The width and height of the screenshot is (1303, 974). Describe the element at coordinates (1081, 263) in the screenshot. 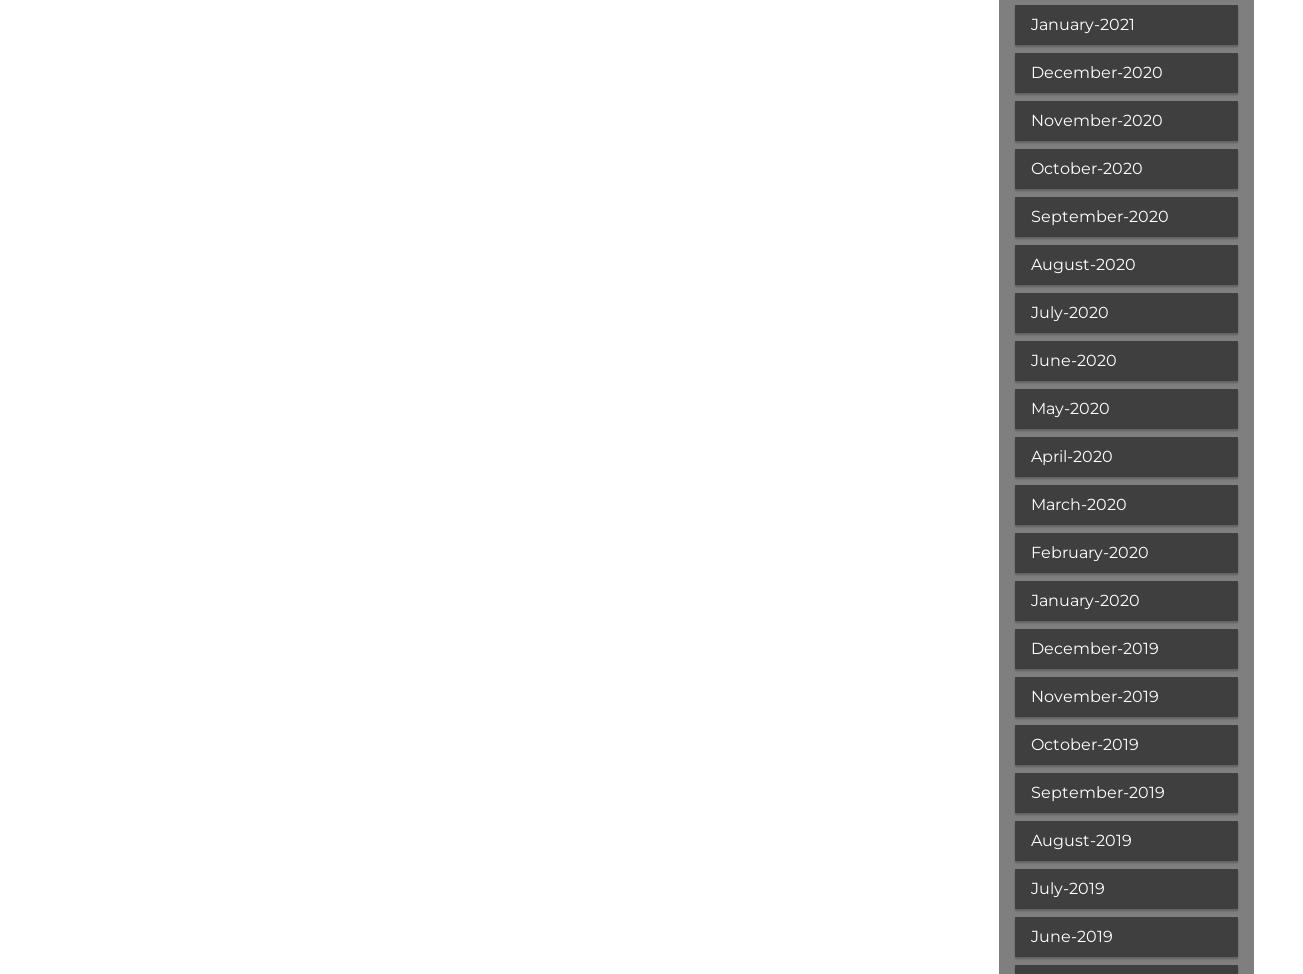

I see `'August-2020'` at that location.